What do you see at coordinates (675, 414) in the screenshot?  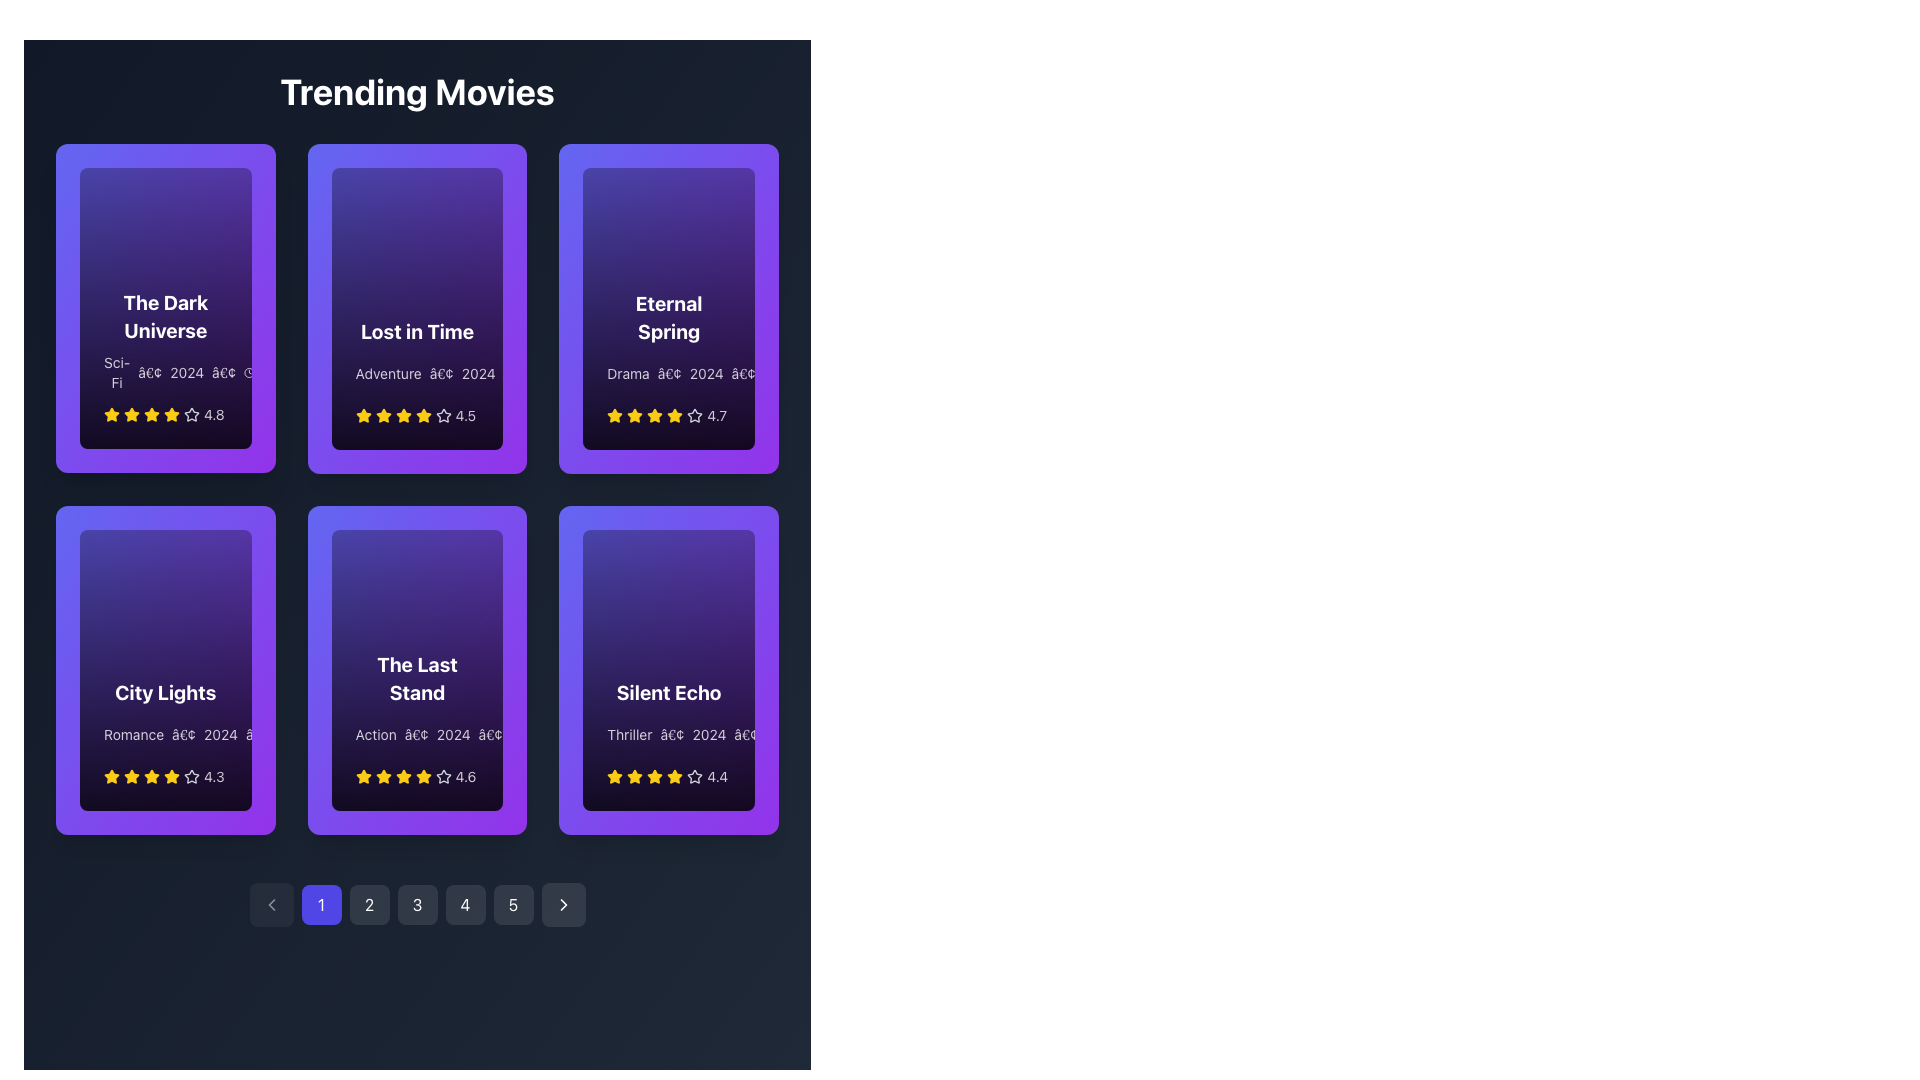 I see `the fourth star icon representing a rating score for the movie 'Eternal Spring' located below the movie title` at bounding box center [675, 414].